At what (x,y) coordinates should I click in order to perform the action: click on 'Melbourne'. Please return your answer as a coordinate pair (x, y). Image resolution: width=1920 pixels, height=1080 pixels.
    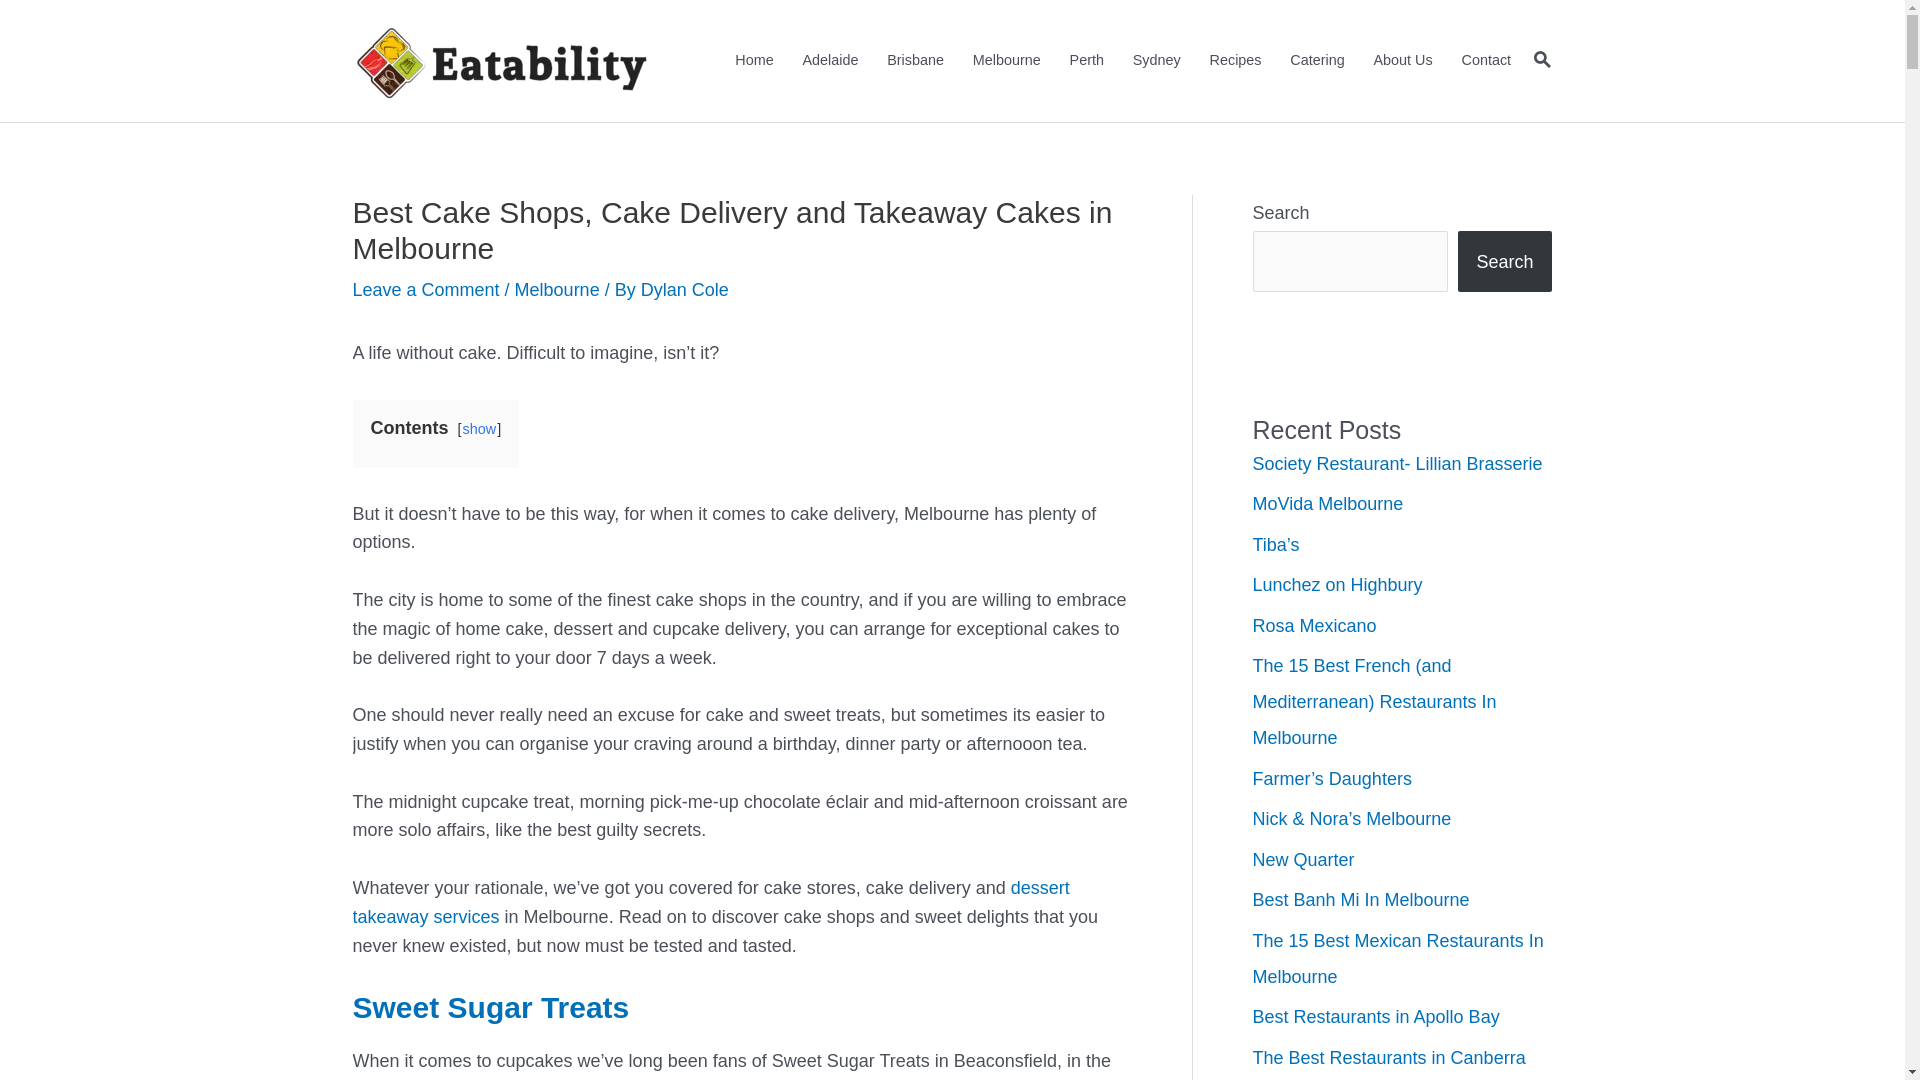
    Looking at the image, I should click on (1006, 60).